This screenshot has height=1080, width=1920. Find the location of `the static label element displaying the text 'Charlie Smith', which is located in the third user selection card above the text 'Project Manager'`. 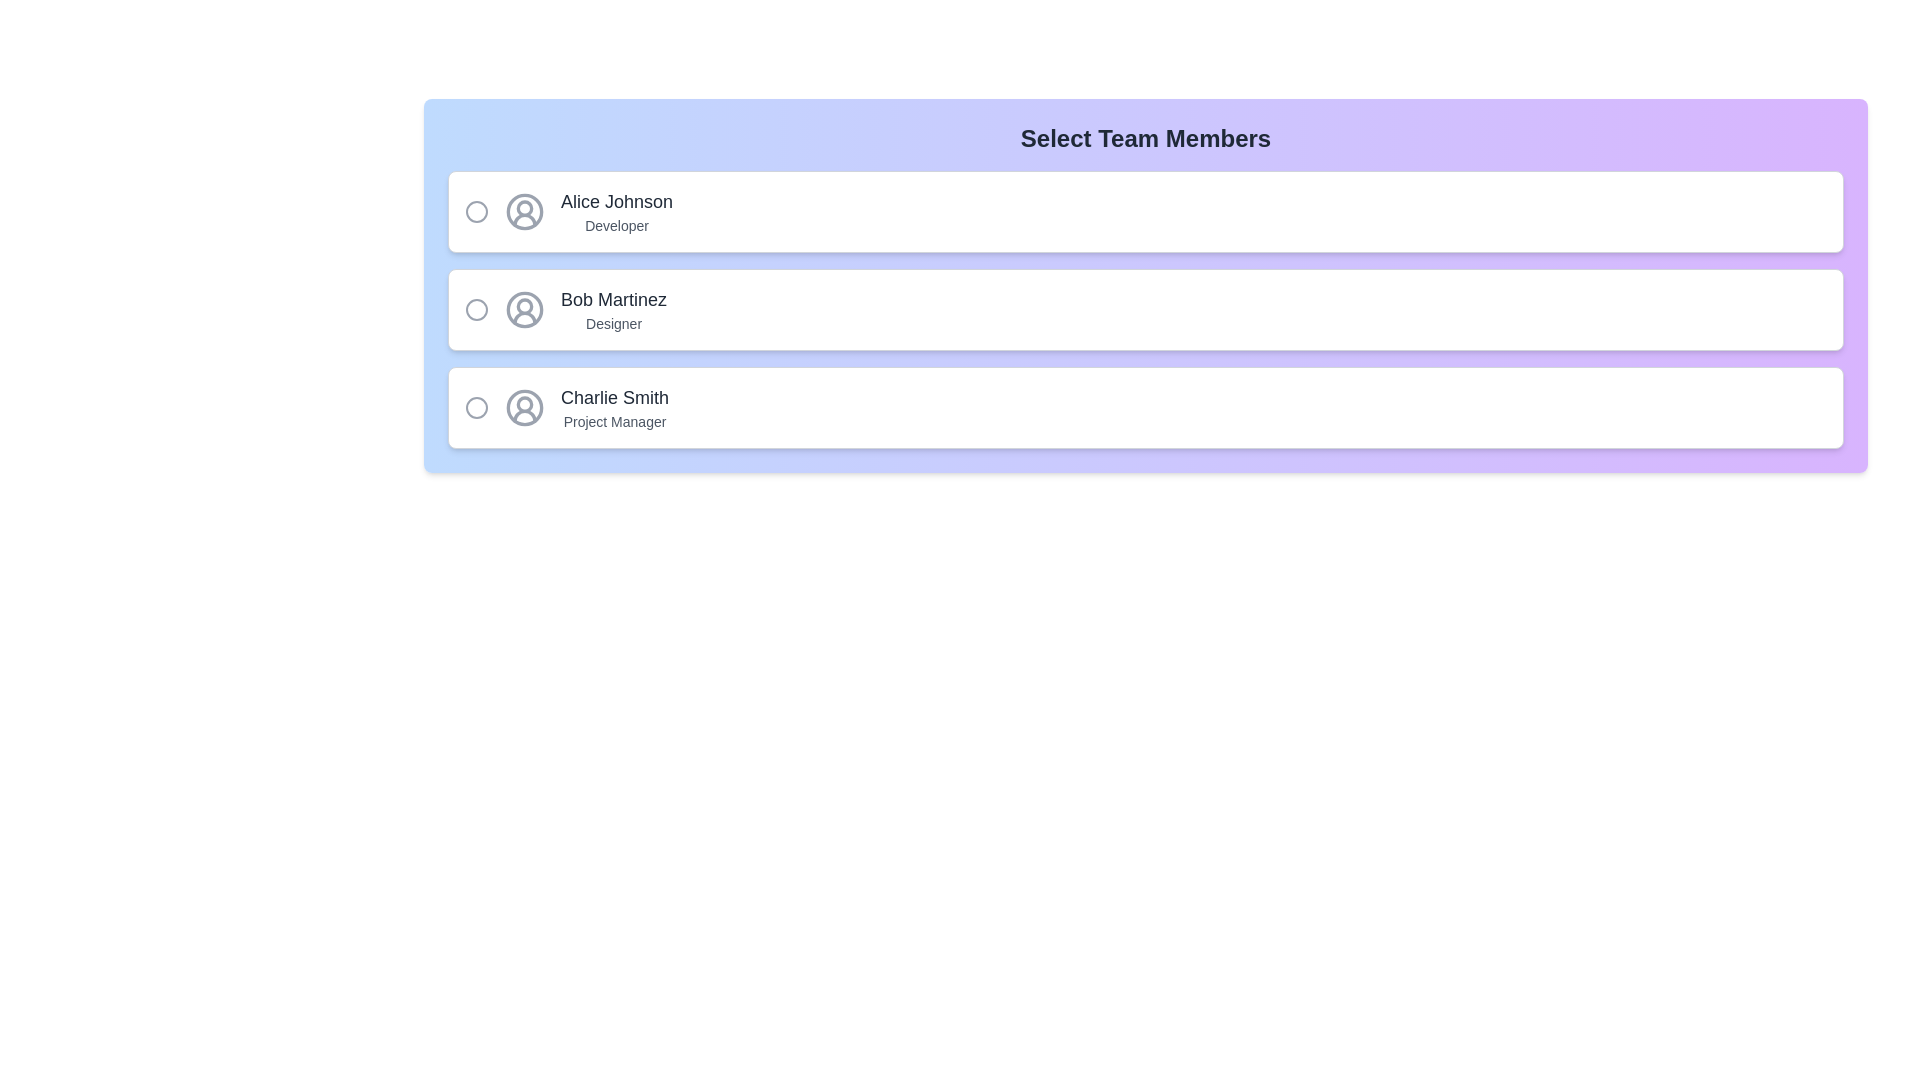

the static label element displaying the text 'Charlie Smith', which is located in the third user selection card above the text 'Project Manager' is located at coordinates (613, 397).